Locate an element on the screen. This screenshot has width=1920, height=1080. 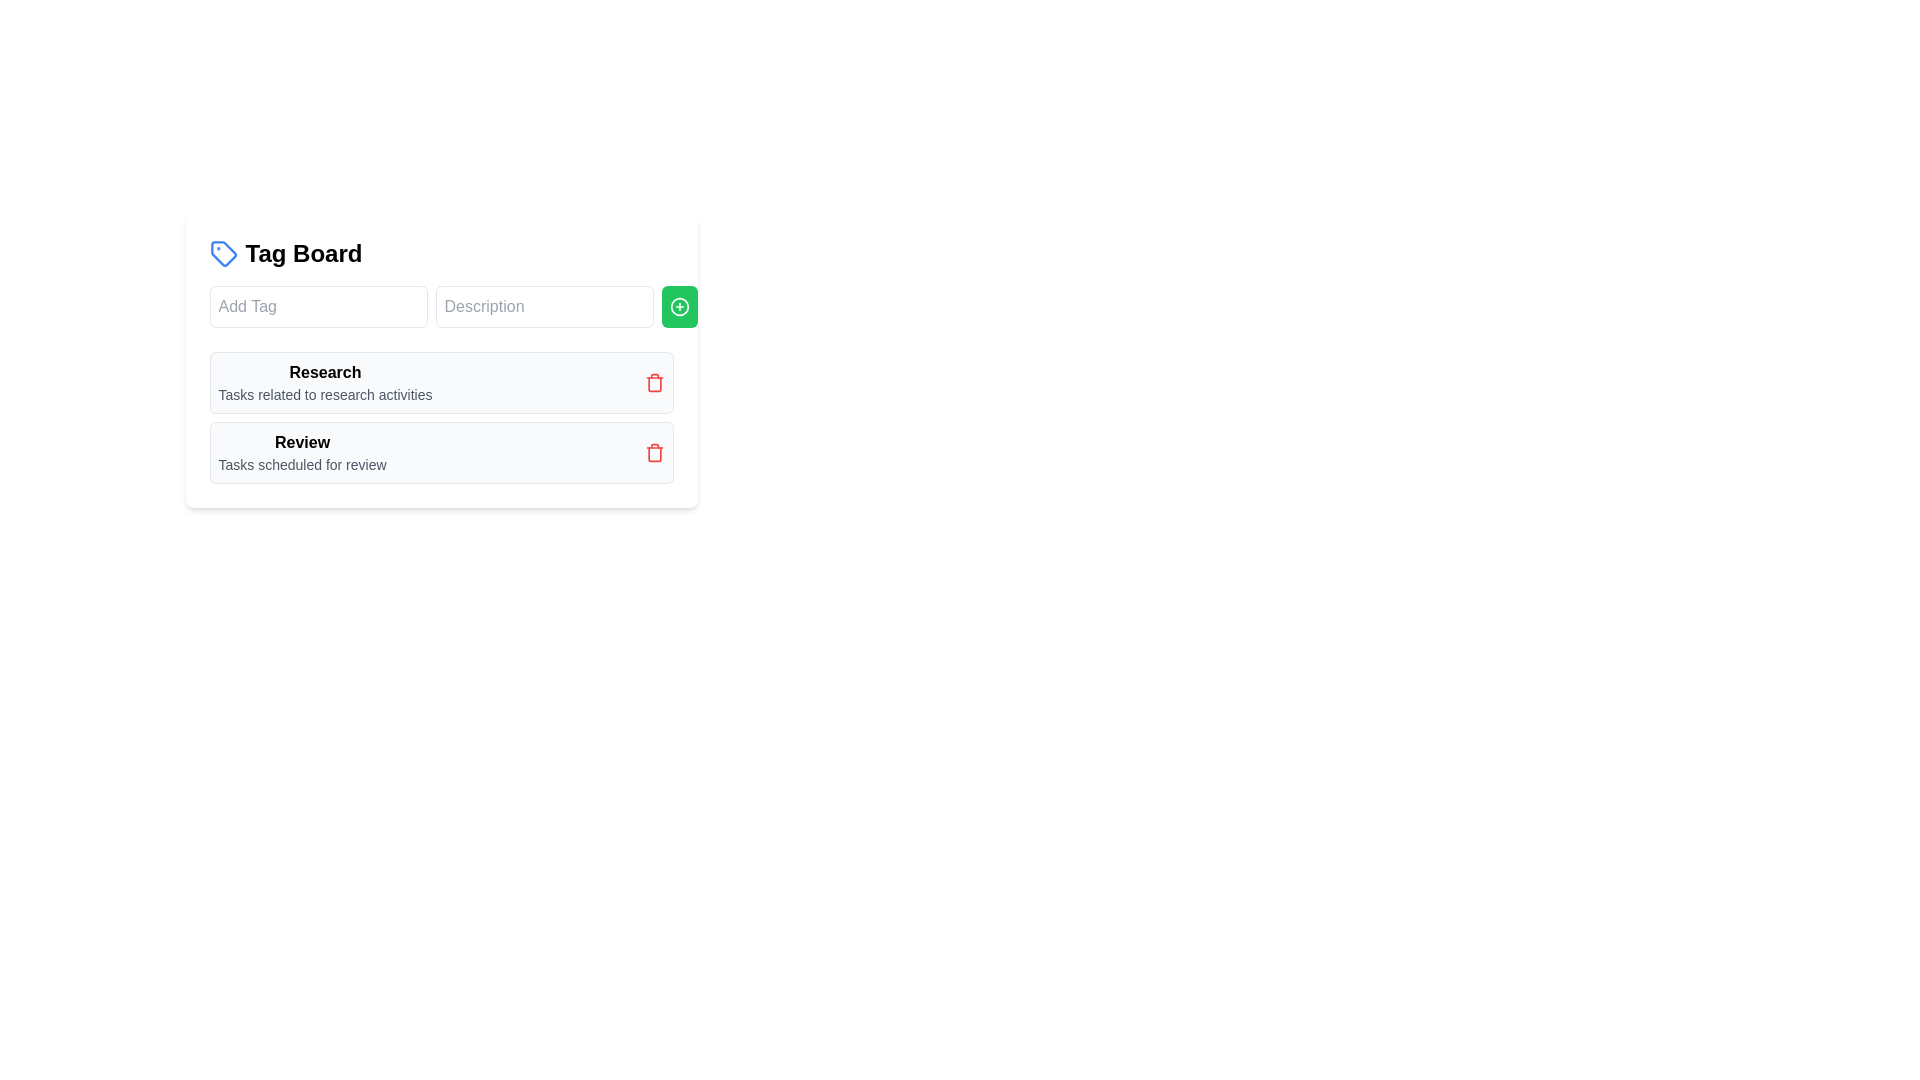
the delete button located at the far right of the 'Review' task row is located at coordinates (654, 452).